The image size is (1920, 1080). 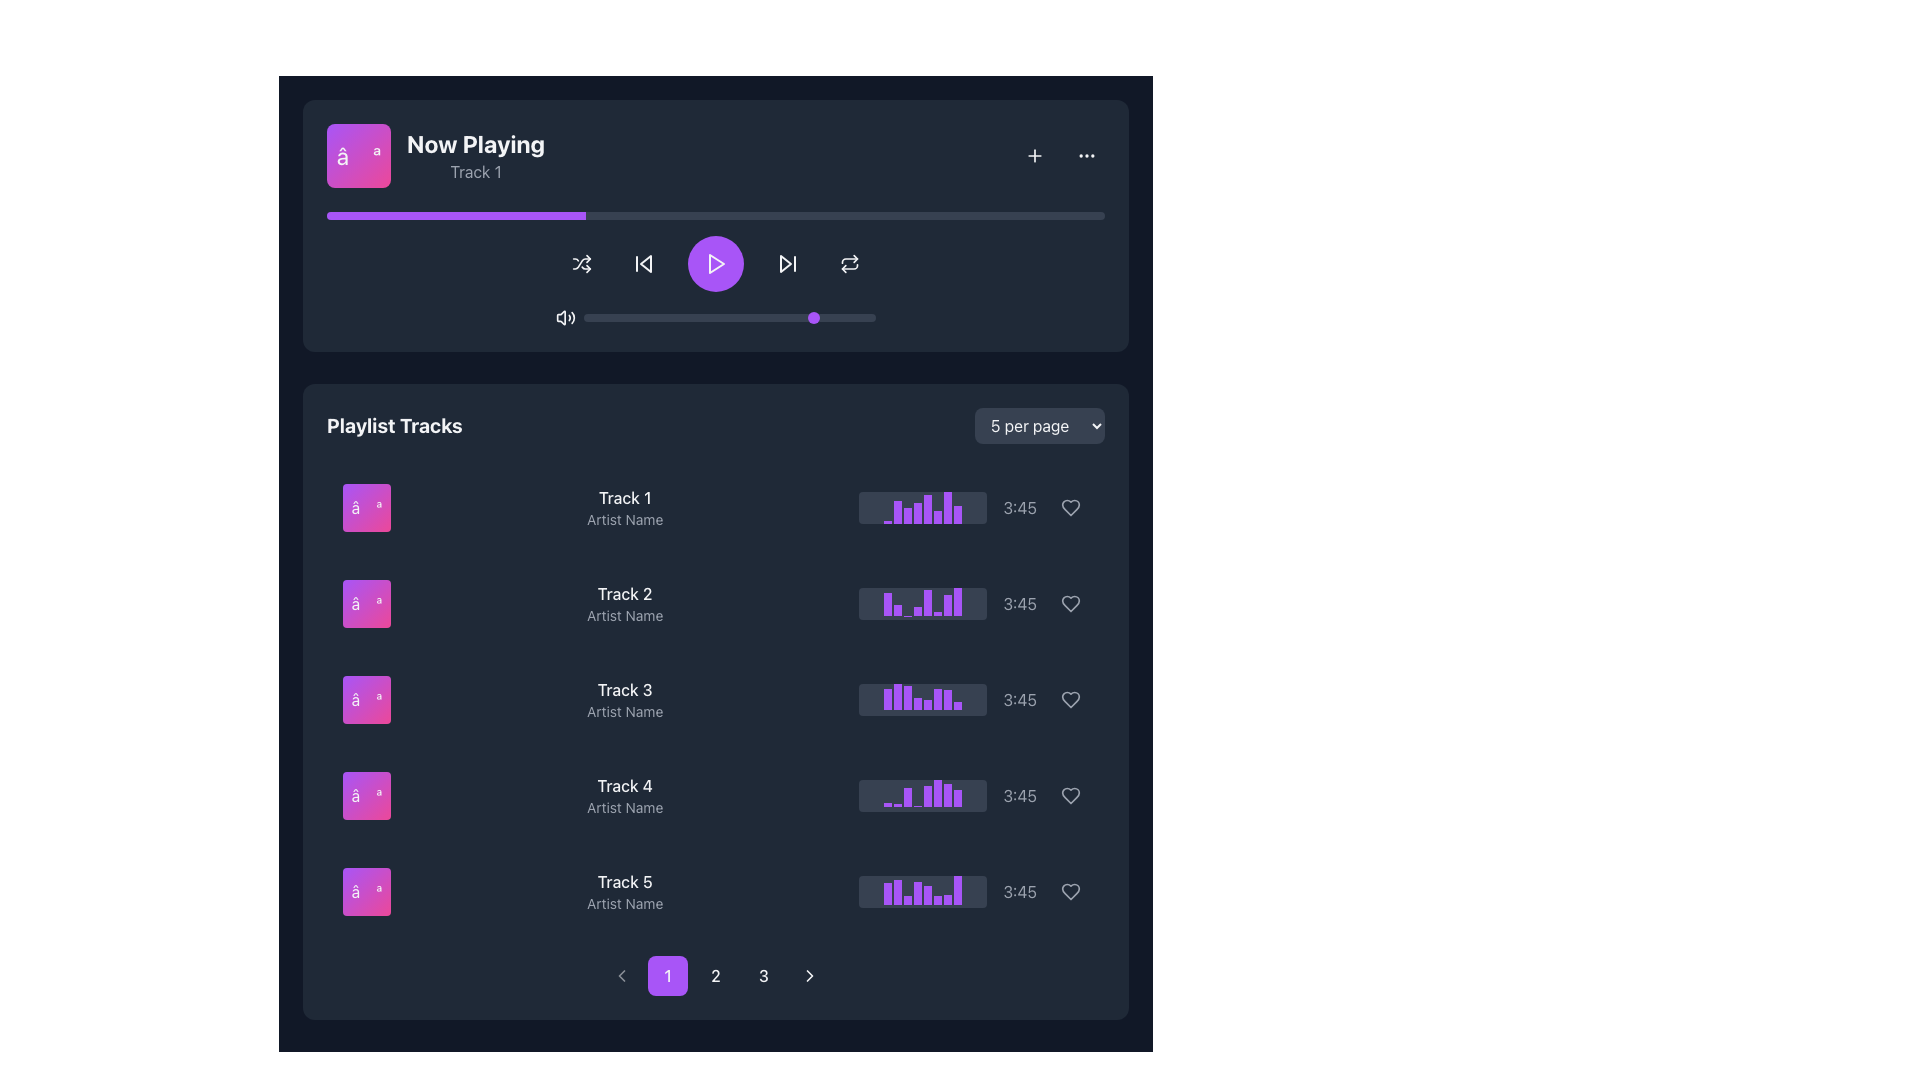 What do you see at coordinates (1069, 603) in the screenshot?
I see `the 'Like' or 'Favorite' button, which is an icon-based element located at the far right of the row of the second track in the playlist` at bounding box center [1069, 603].